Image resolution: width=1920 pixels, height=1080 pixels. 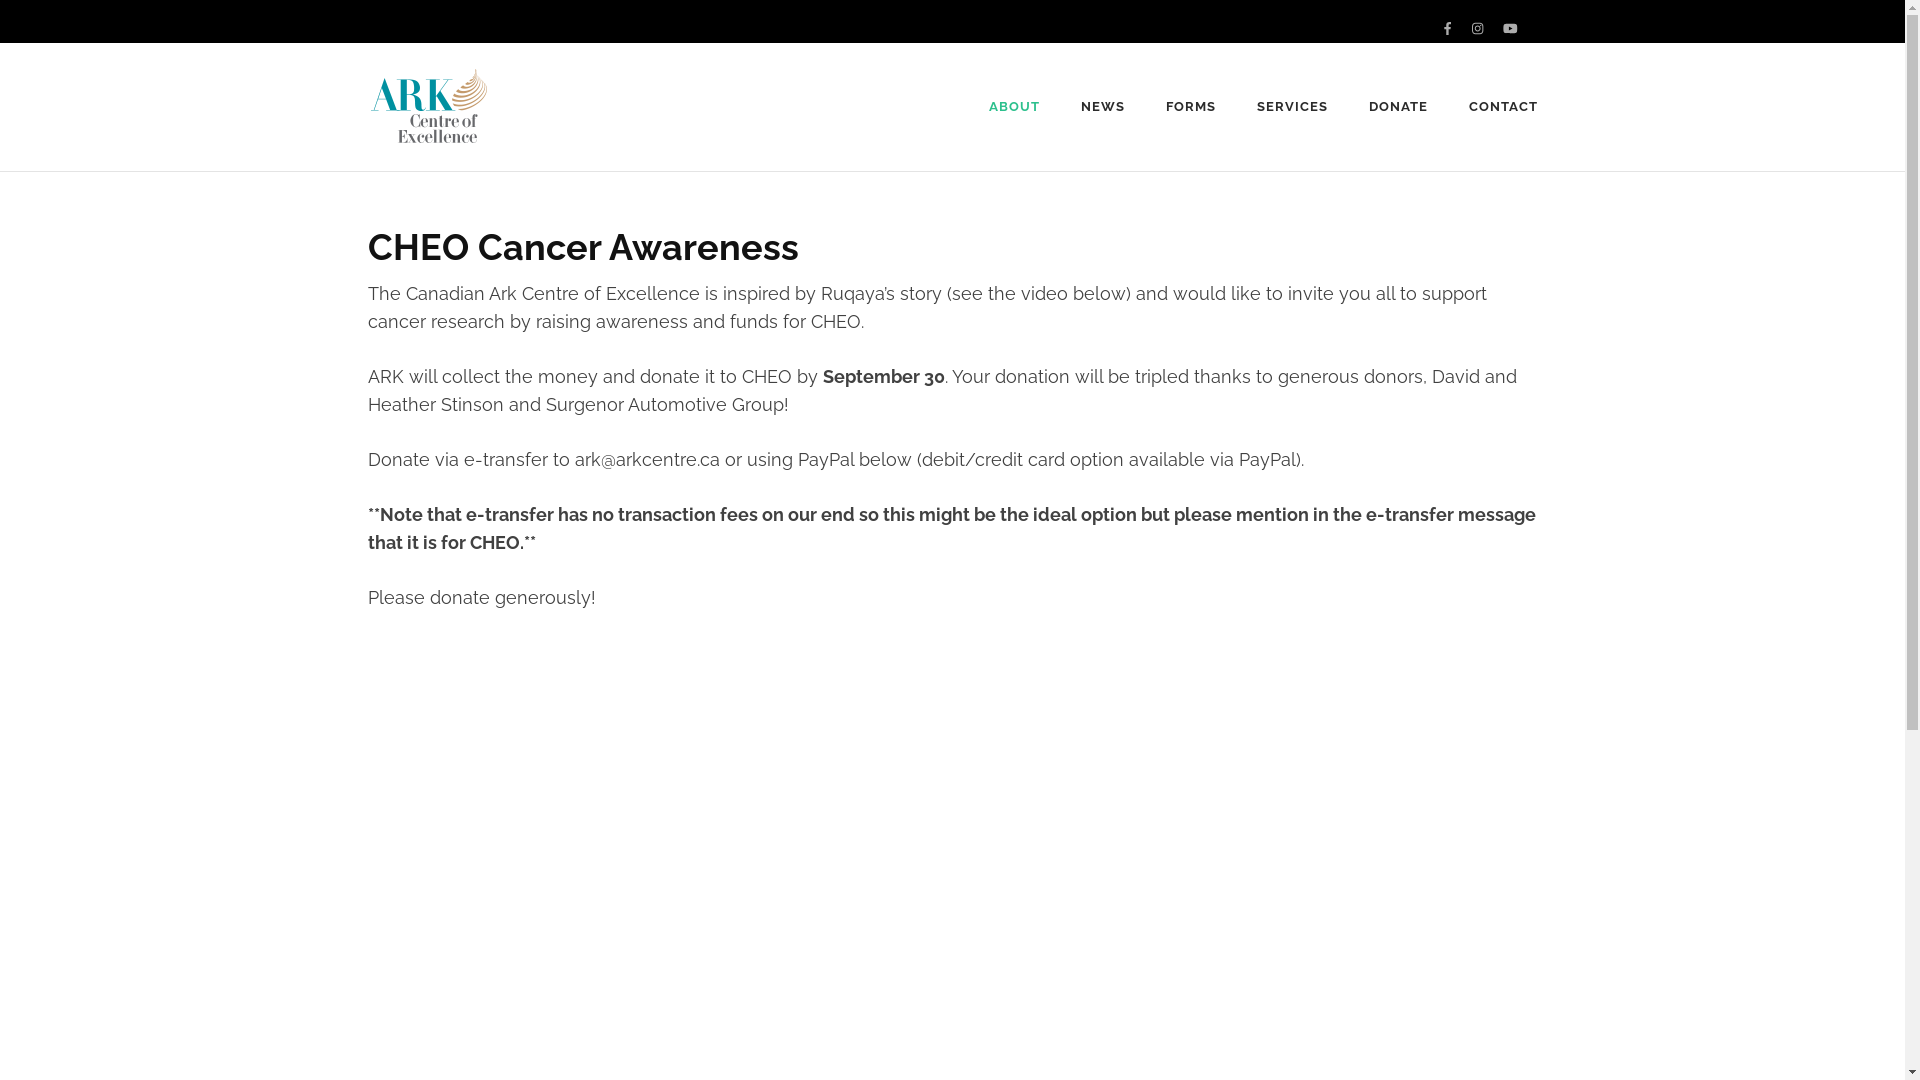 I want to click on 'DONATE', so click(x=1367, y=107).